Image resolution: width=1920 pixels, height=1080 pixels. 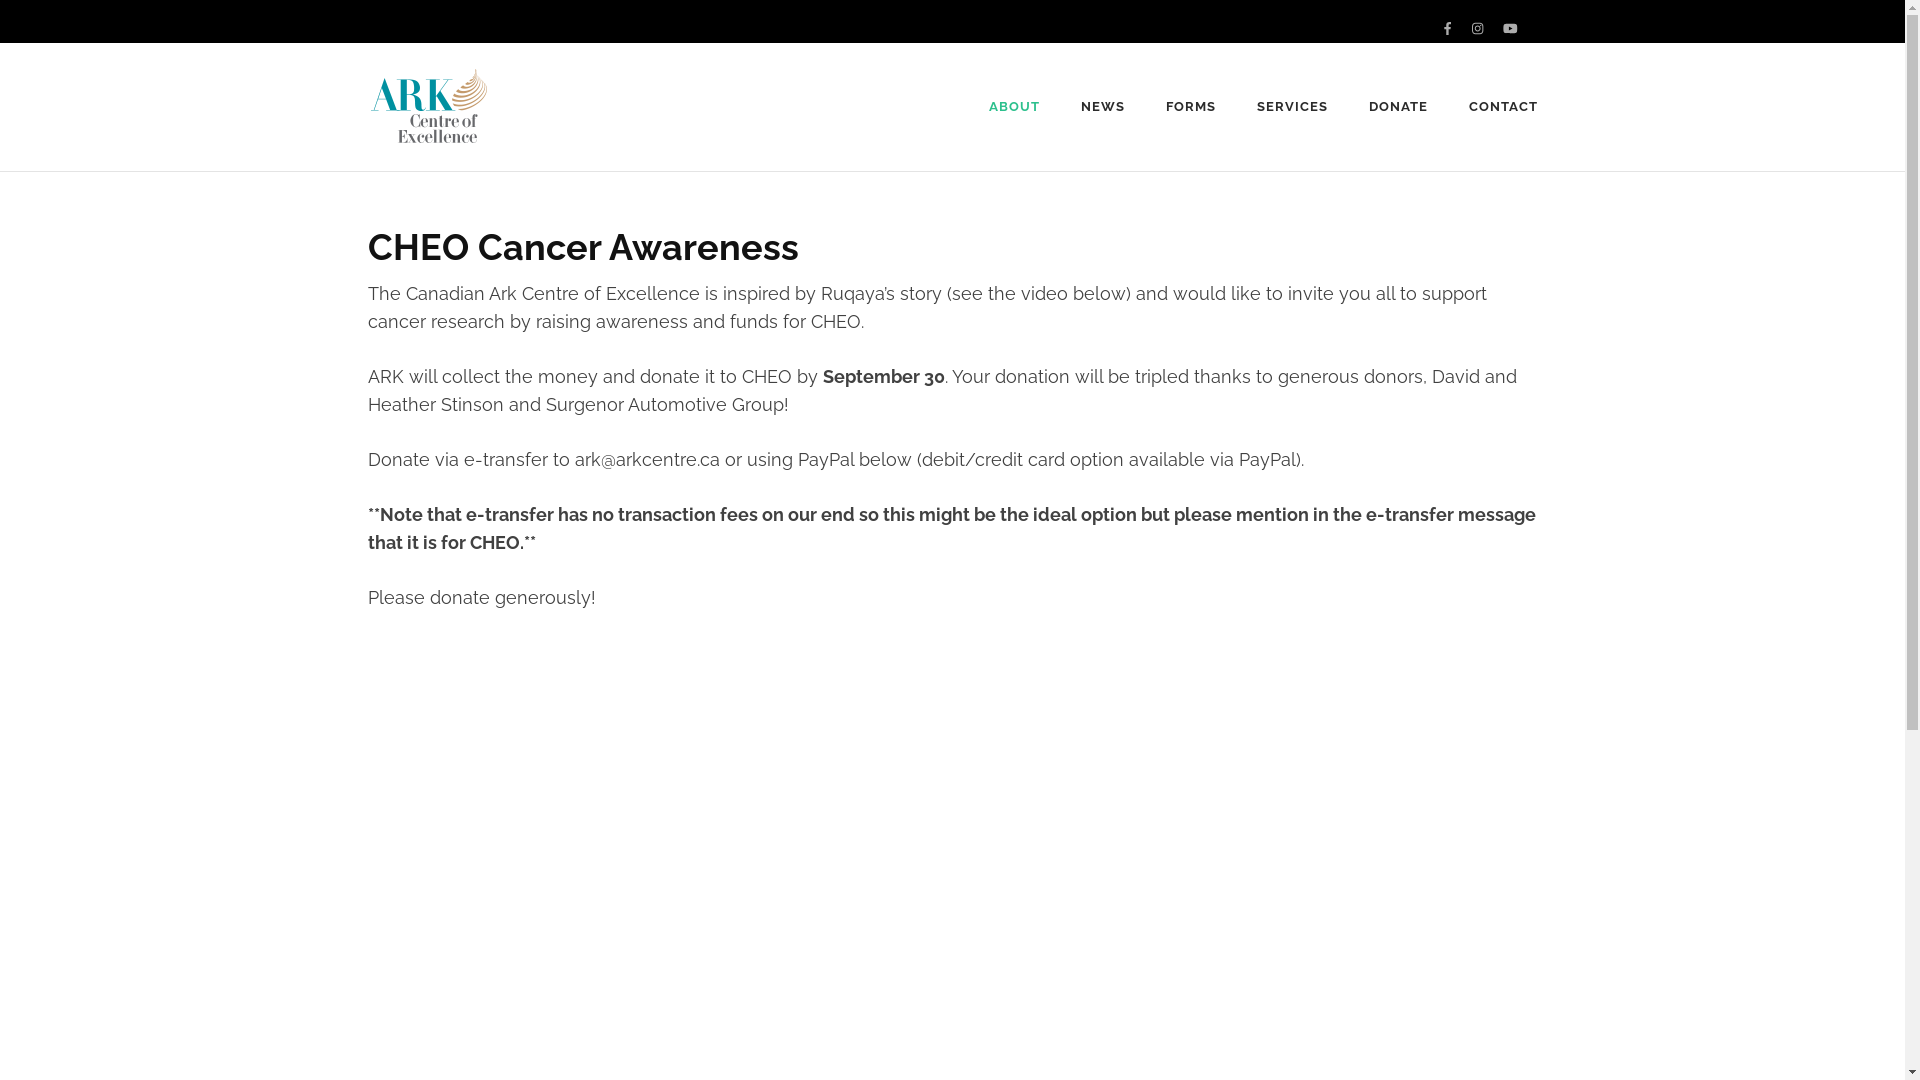 I want to click on 'DONATE', so click(x=1367, y=107).